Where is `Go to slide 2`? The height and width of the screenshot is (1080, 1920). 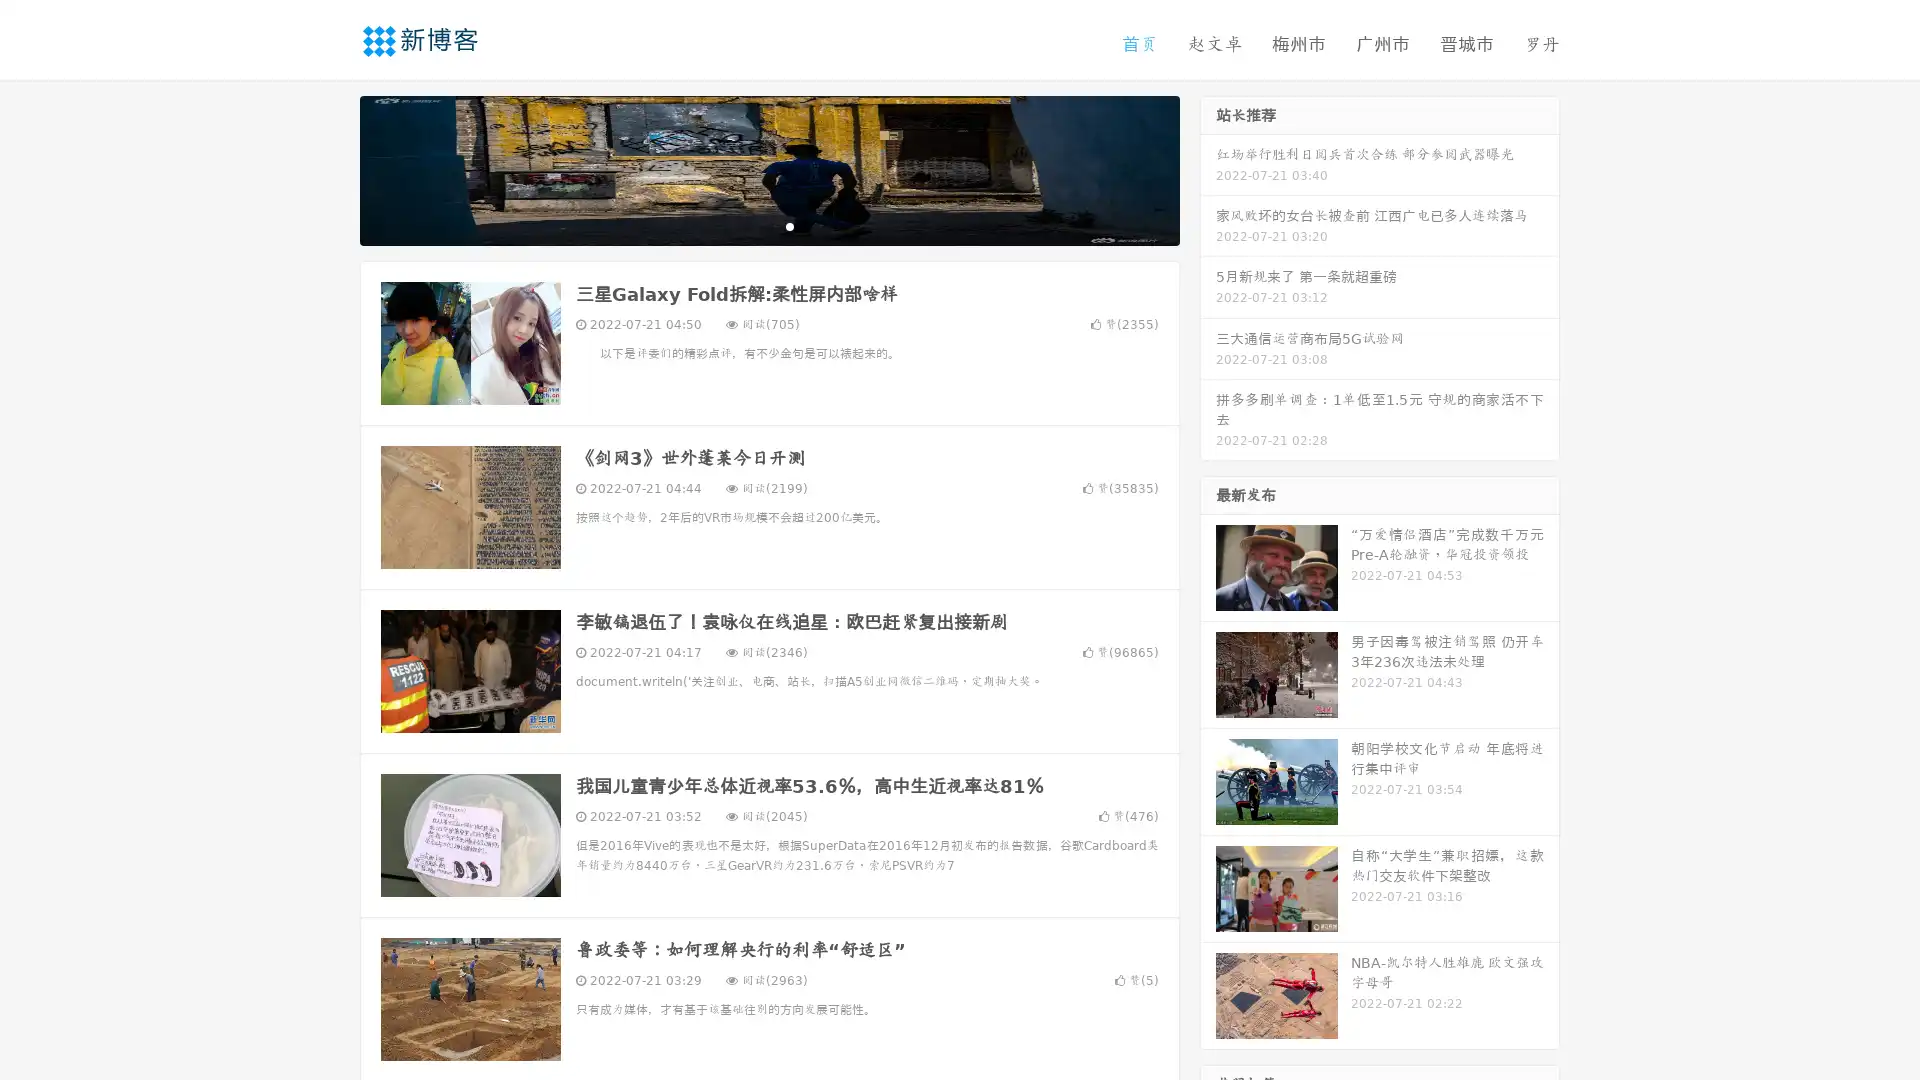 Go to slide 2 is located at coordinates (768, 225).